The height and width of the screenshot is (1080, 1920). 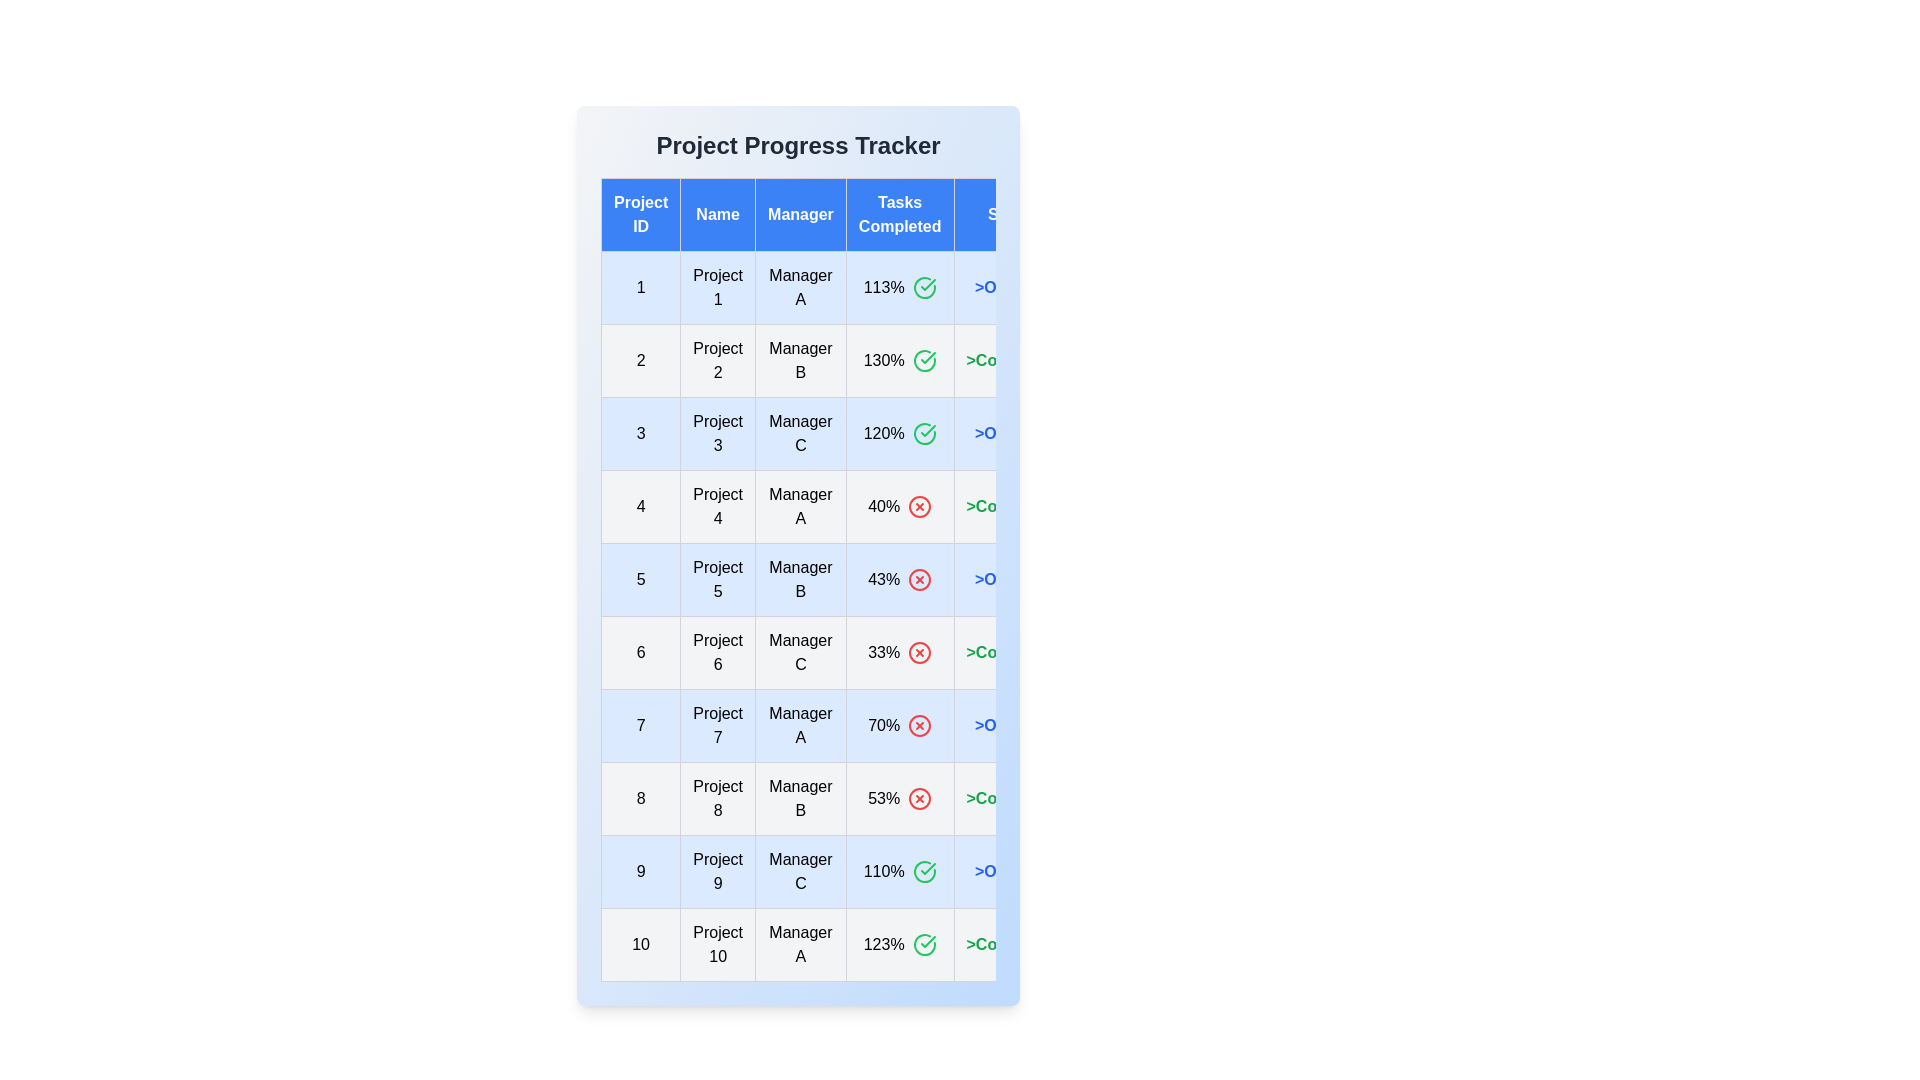 What do you see at coordinates (718, 215) in the screenshot?
I see `the column header Name to sort the table by that column` at bounding box center [718, 215].